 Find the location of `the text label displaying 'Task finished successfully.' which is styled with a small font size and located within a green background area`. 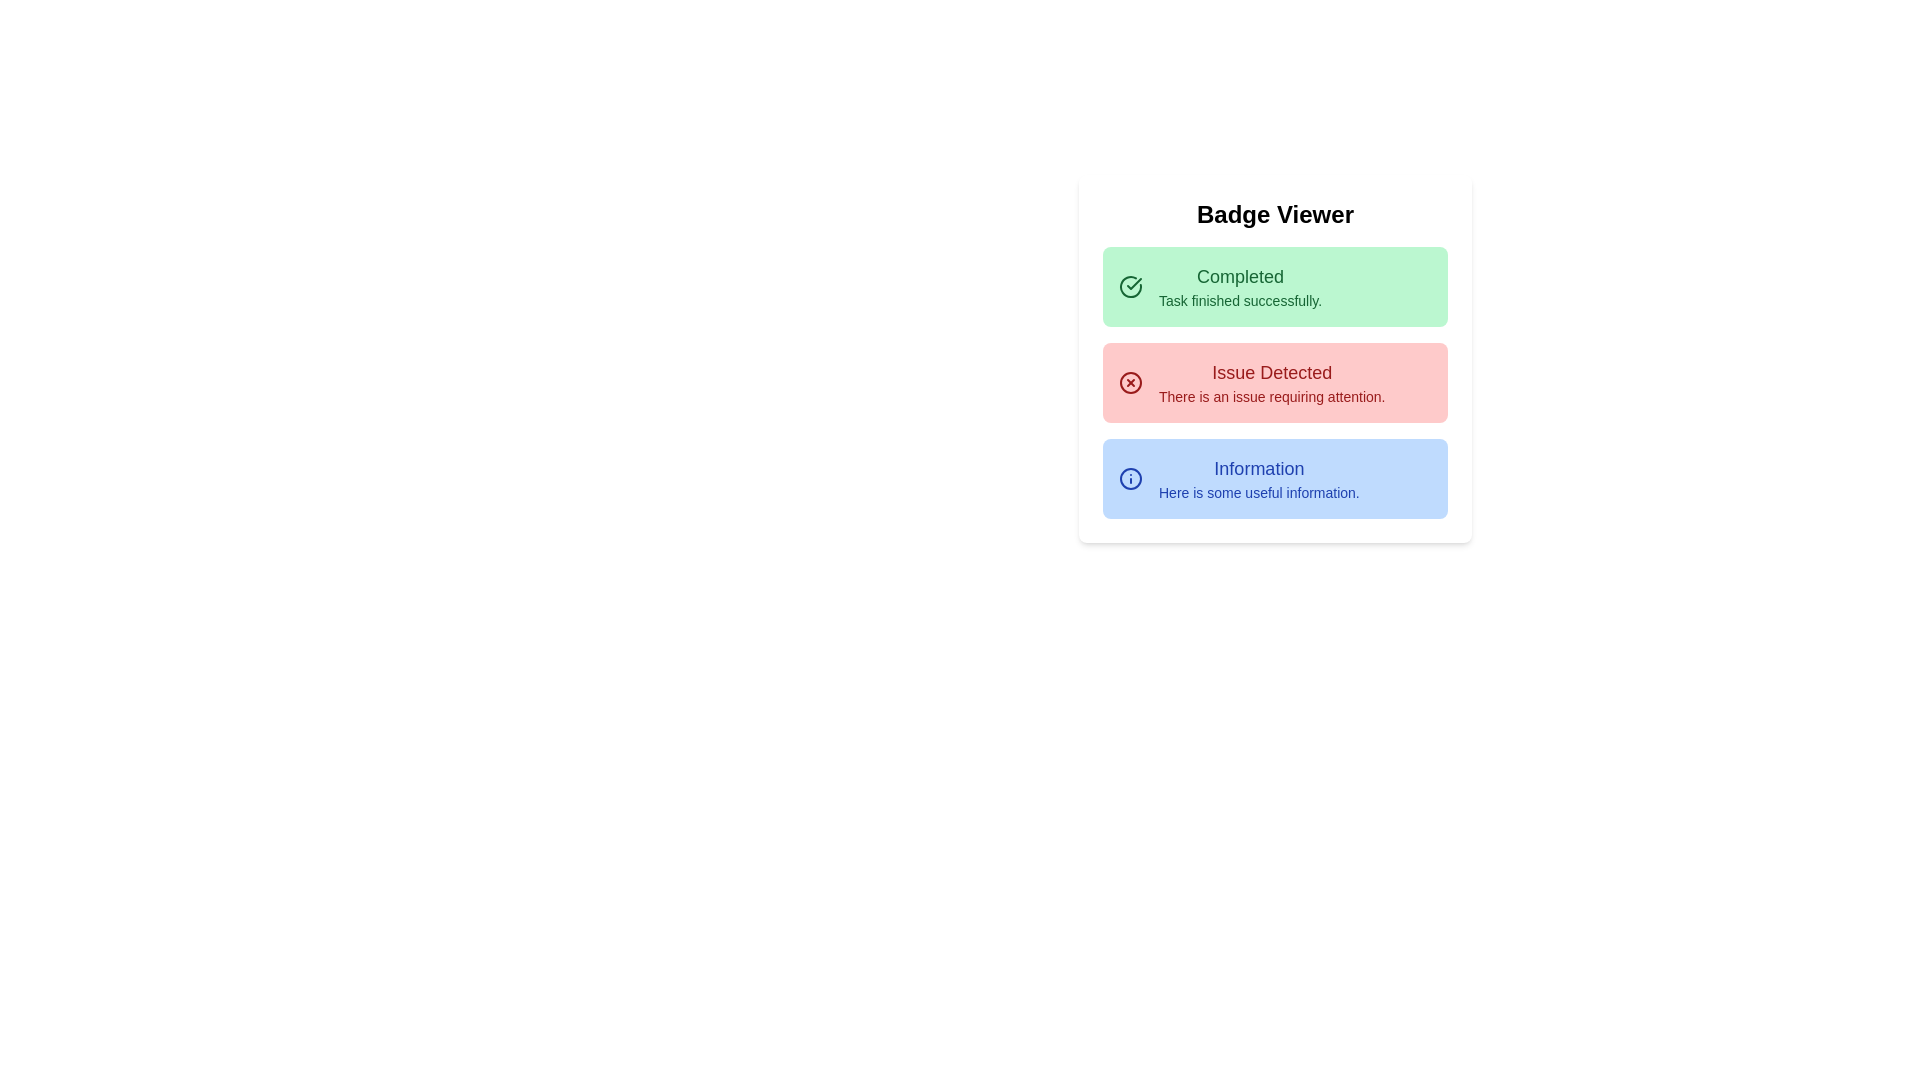

the text label displaying 'Task finished successfully.' which is styled with a small font size and located within a green background area is located at coordinates (1239, 300).